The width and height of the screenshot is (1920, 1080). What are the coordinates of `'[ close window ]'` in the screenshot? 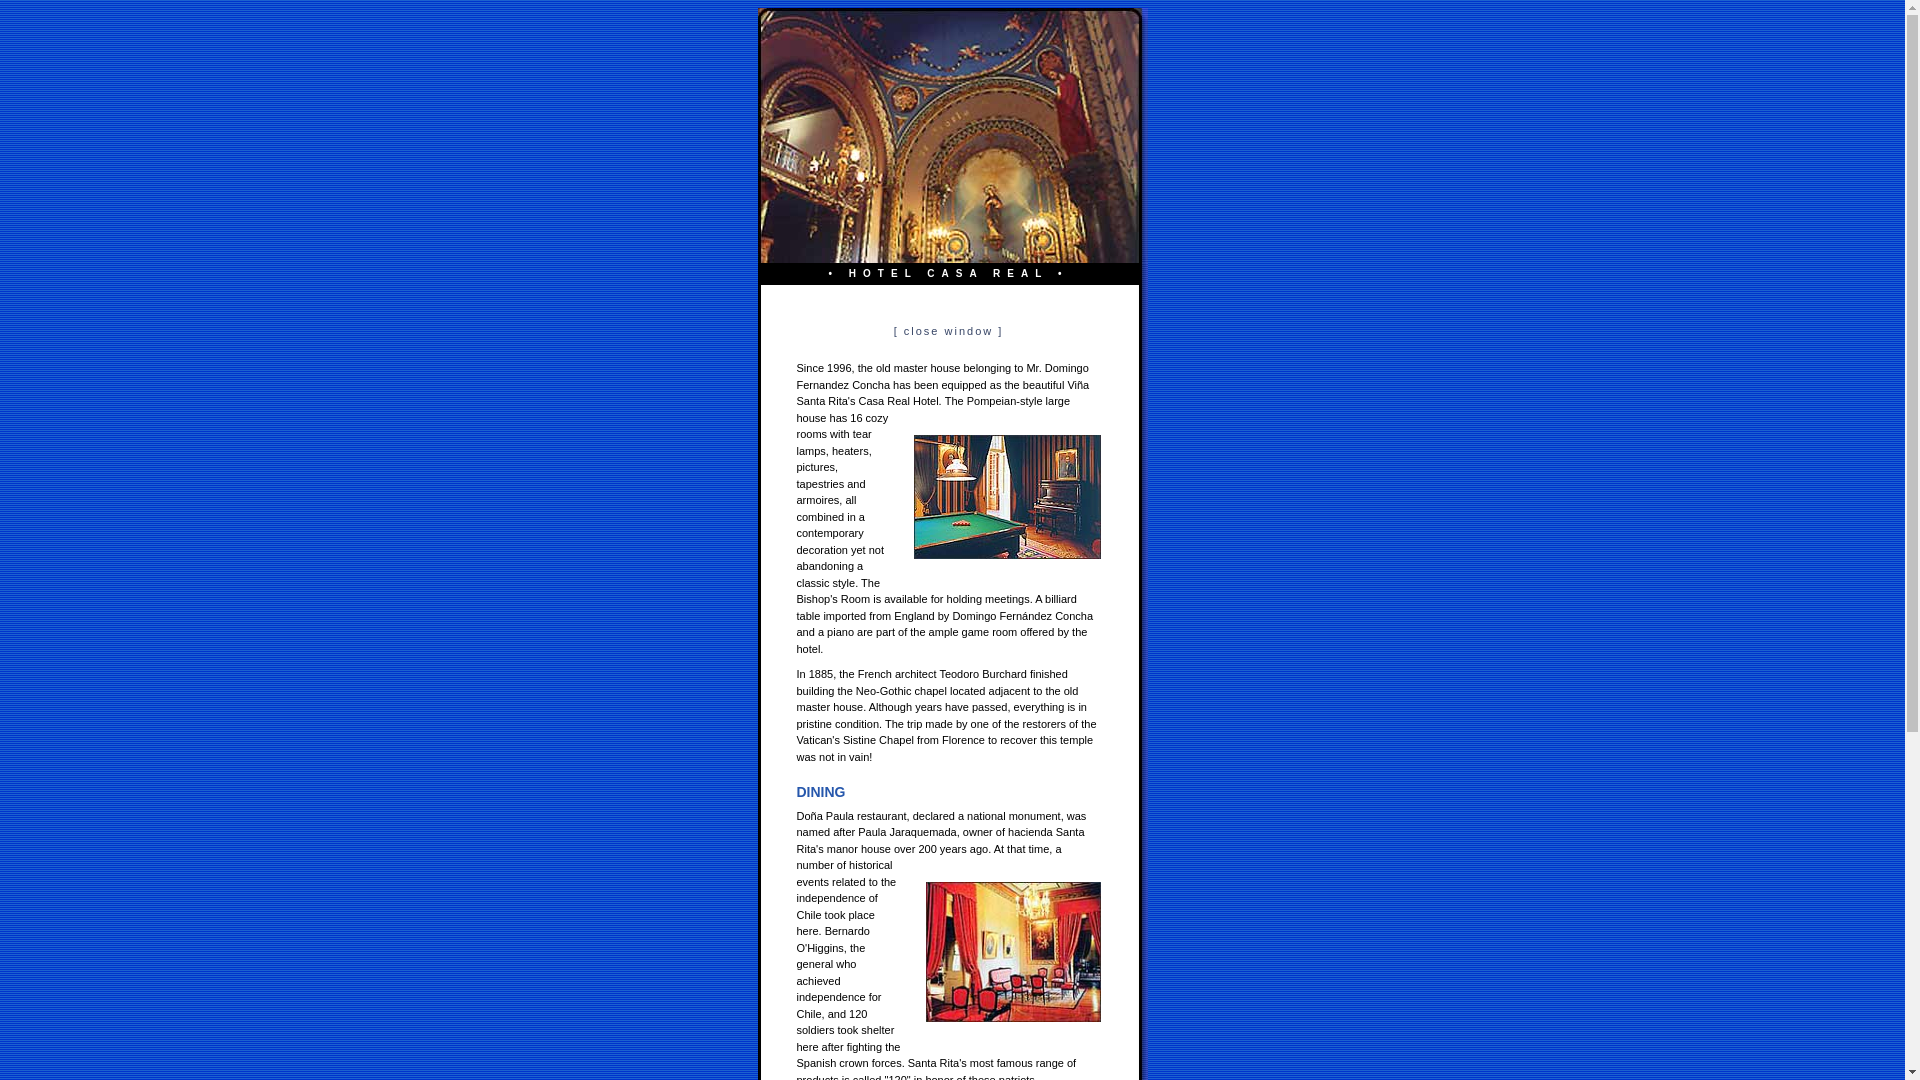 It's located at (948, 330).